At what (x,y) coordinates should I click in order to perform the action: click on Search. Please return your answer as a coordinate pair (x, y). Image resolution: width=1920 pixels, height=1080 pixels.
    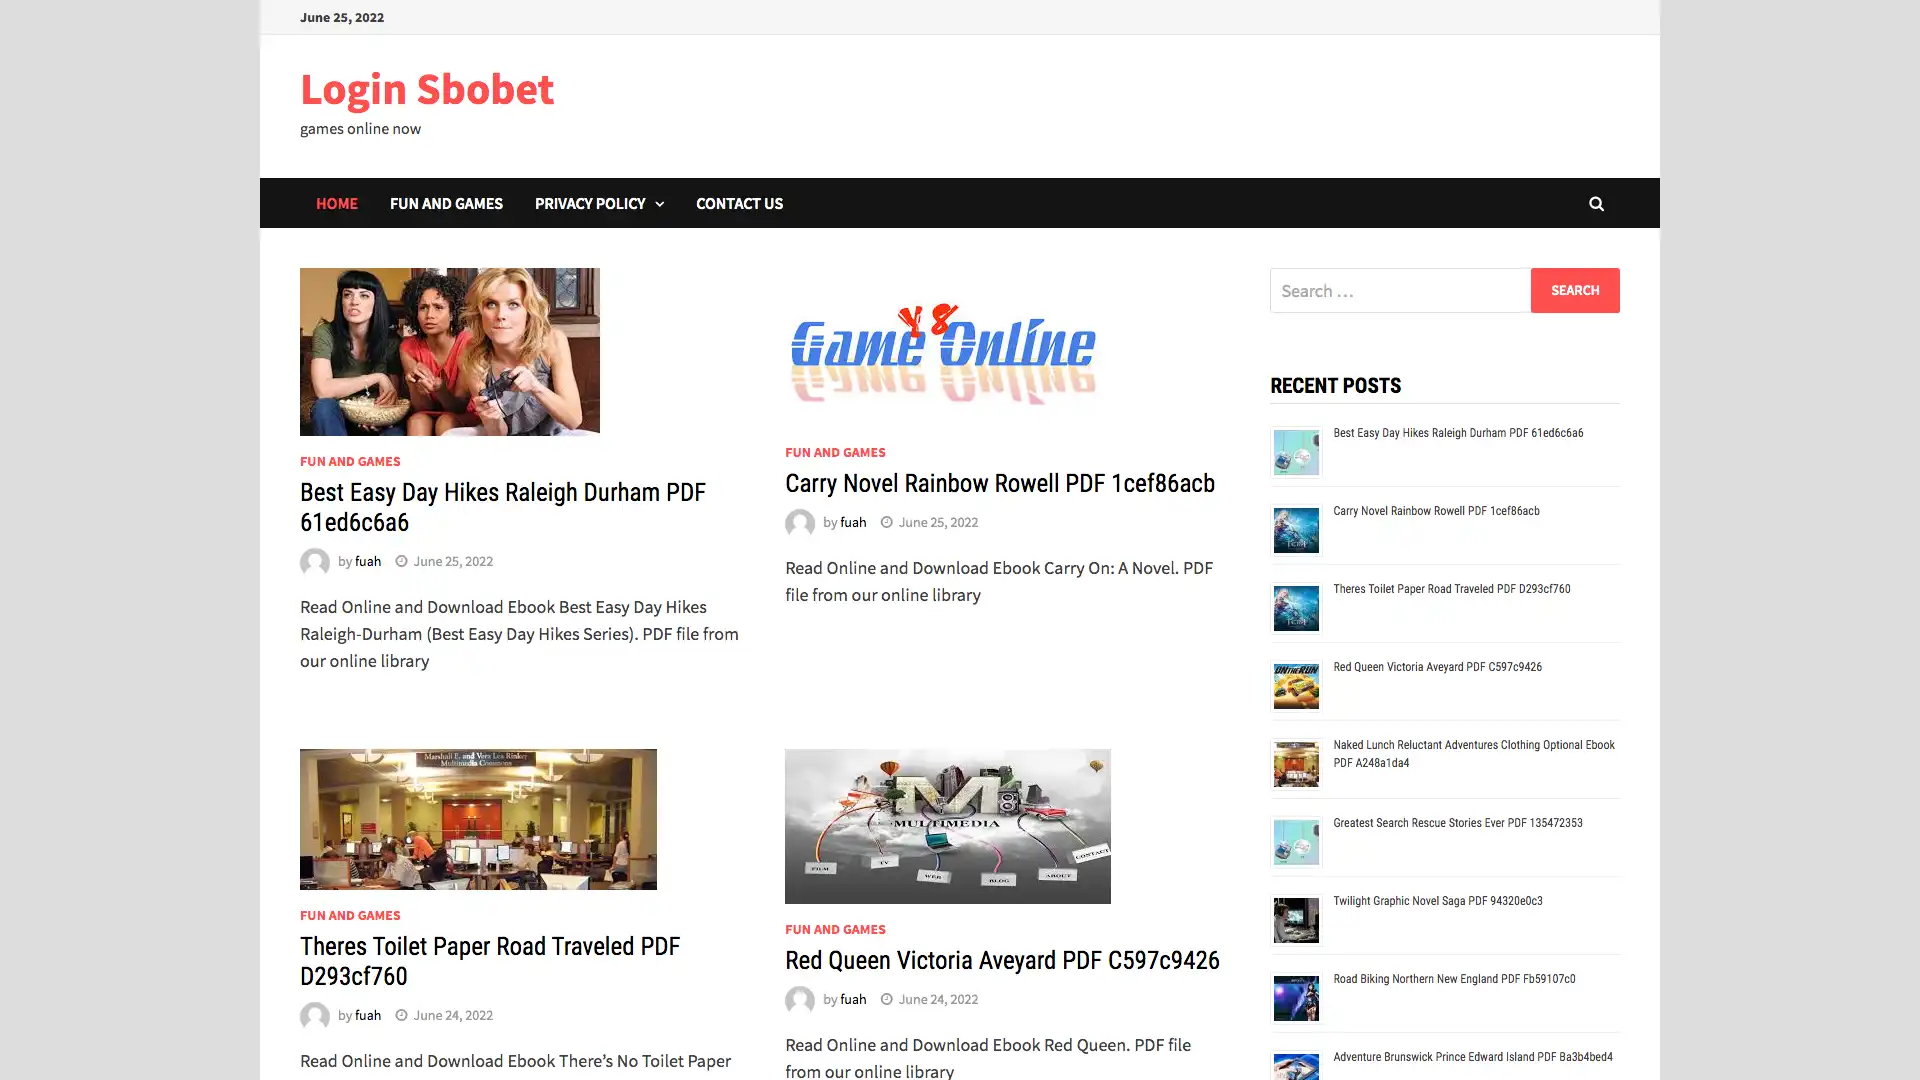
    Looking at the image, I should click on (1574, 289).